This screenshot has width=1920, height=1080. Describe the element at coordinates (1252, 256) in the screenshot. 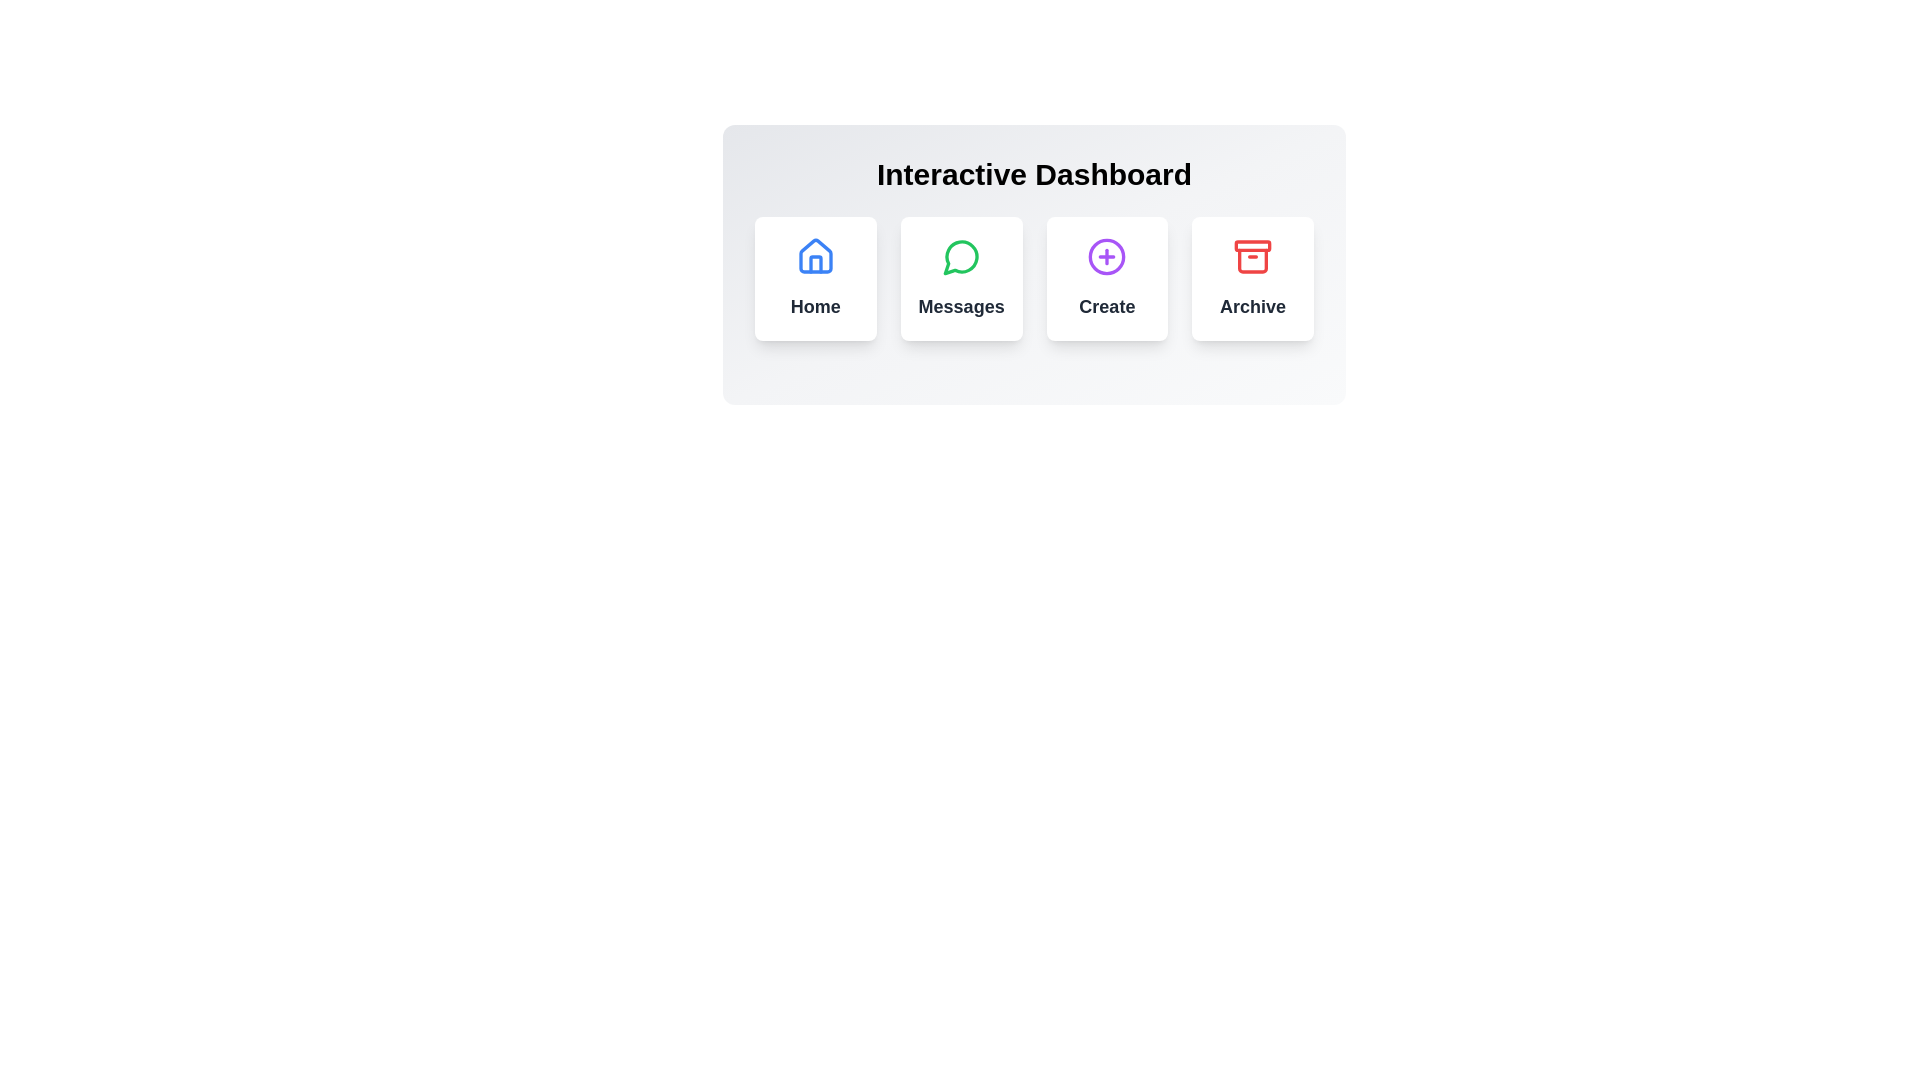

I see `the 'Archive' icon located at the upper graphical component of the 'Archive' tile, positioned to the far right within a series of four tiles in a horizontal row` at that location.